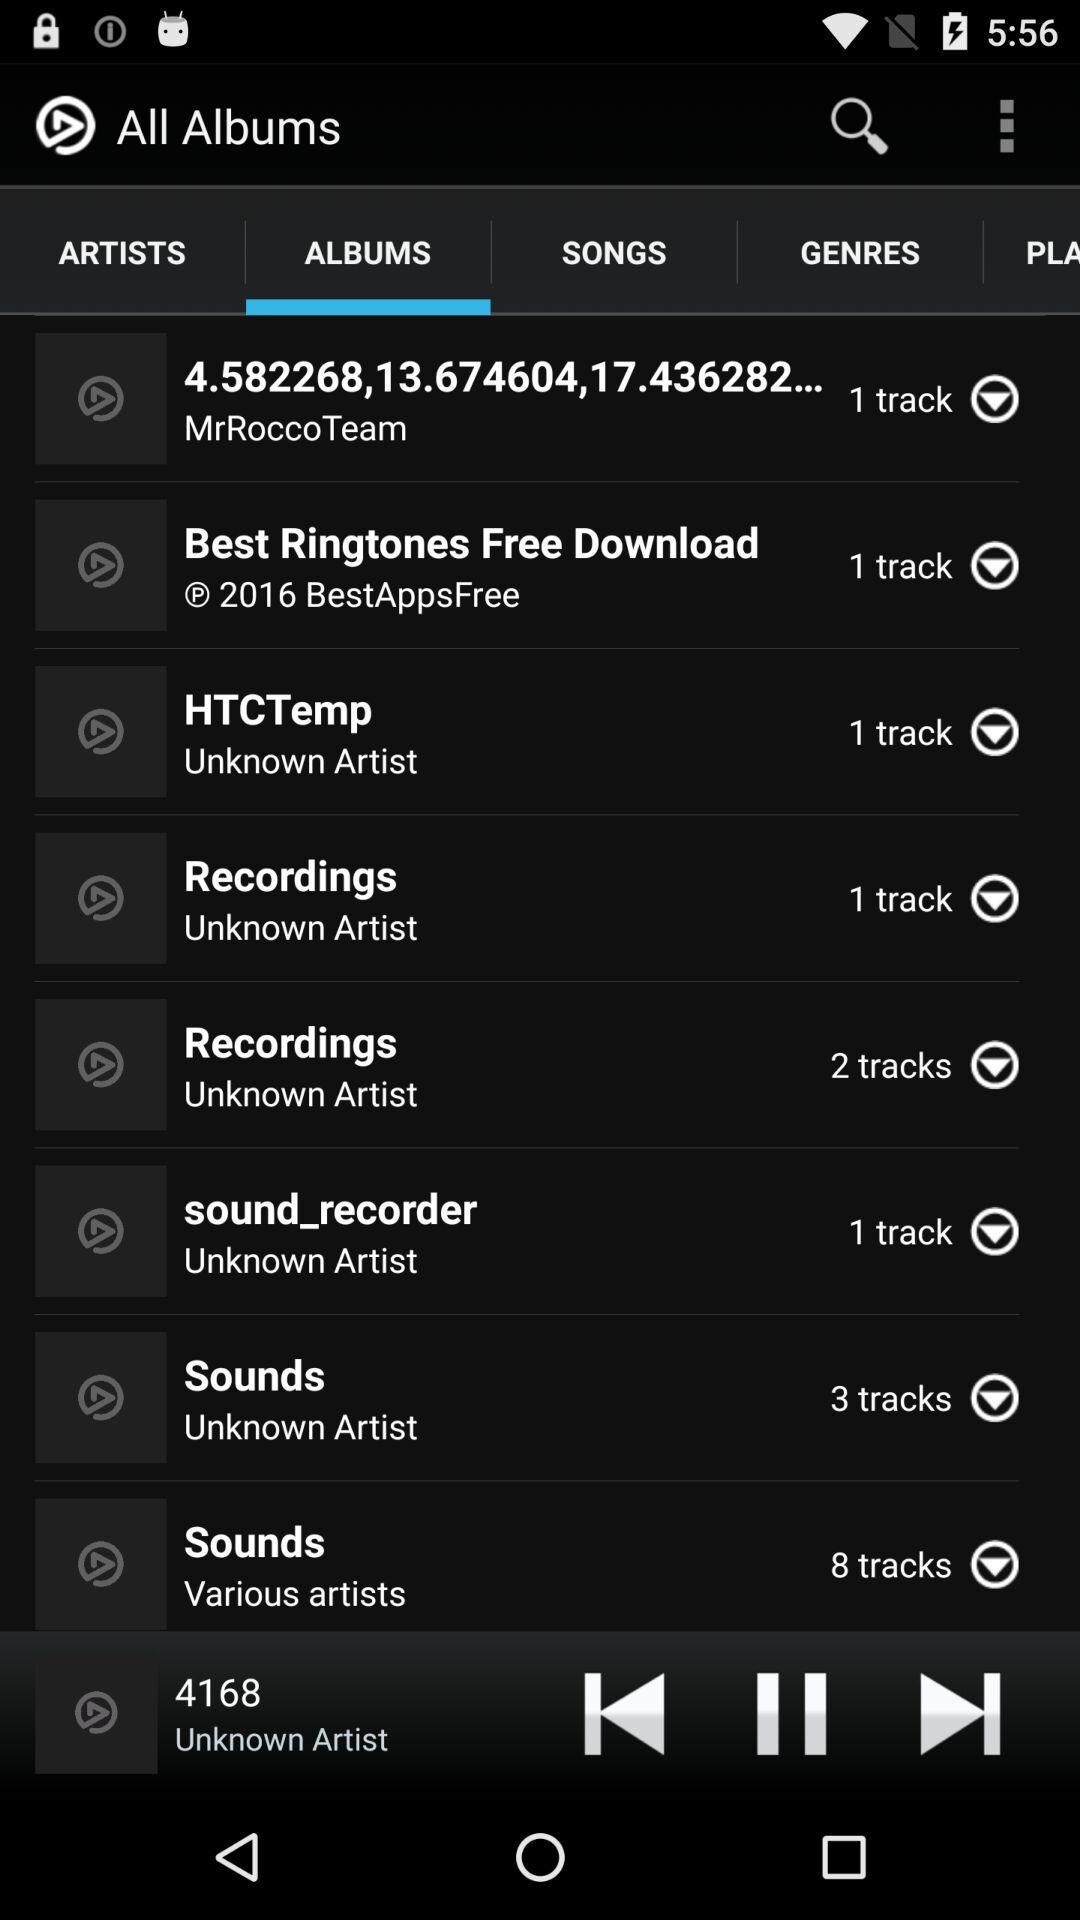 The image size is (1080, 1920). Describe the element at coordinates (1003, 1563) in the screenshot. I see `the button next to 8 tracks` at that location.